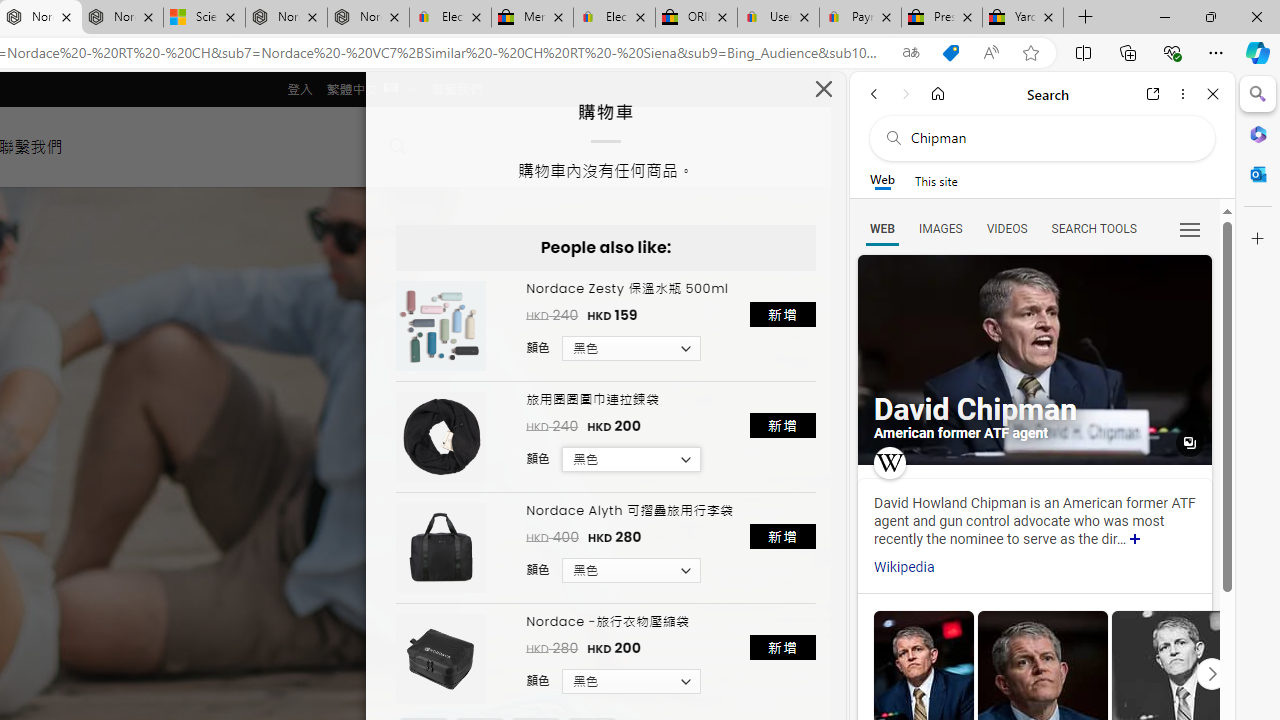  What do you see at coordinates (881, 227) in the screenshot?
I see `'Search Filter, WEB'` at bounding box center [881, 227].